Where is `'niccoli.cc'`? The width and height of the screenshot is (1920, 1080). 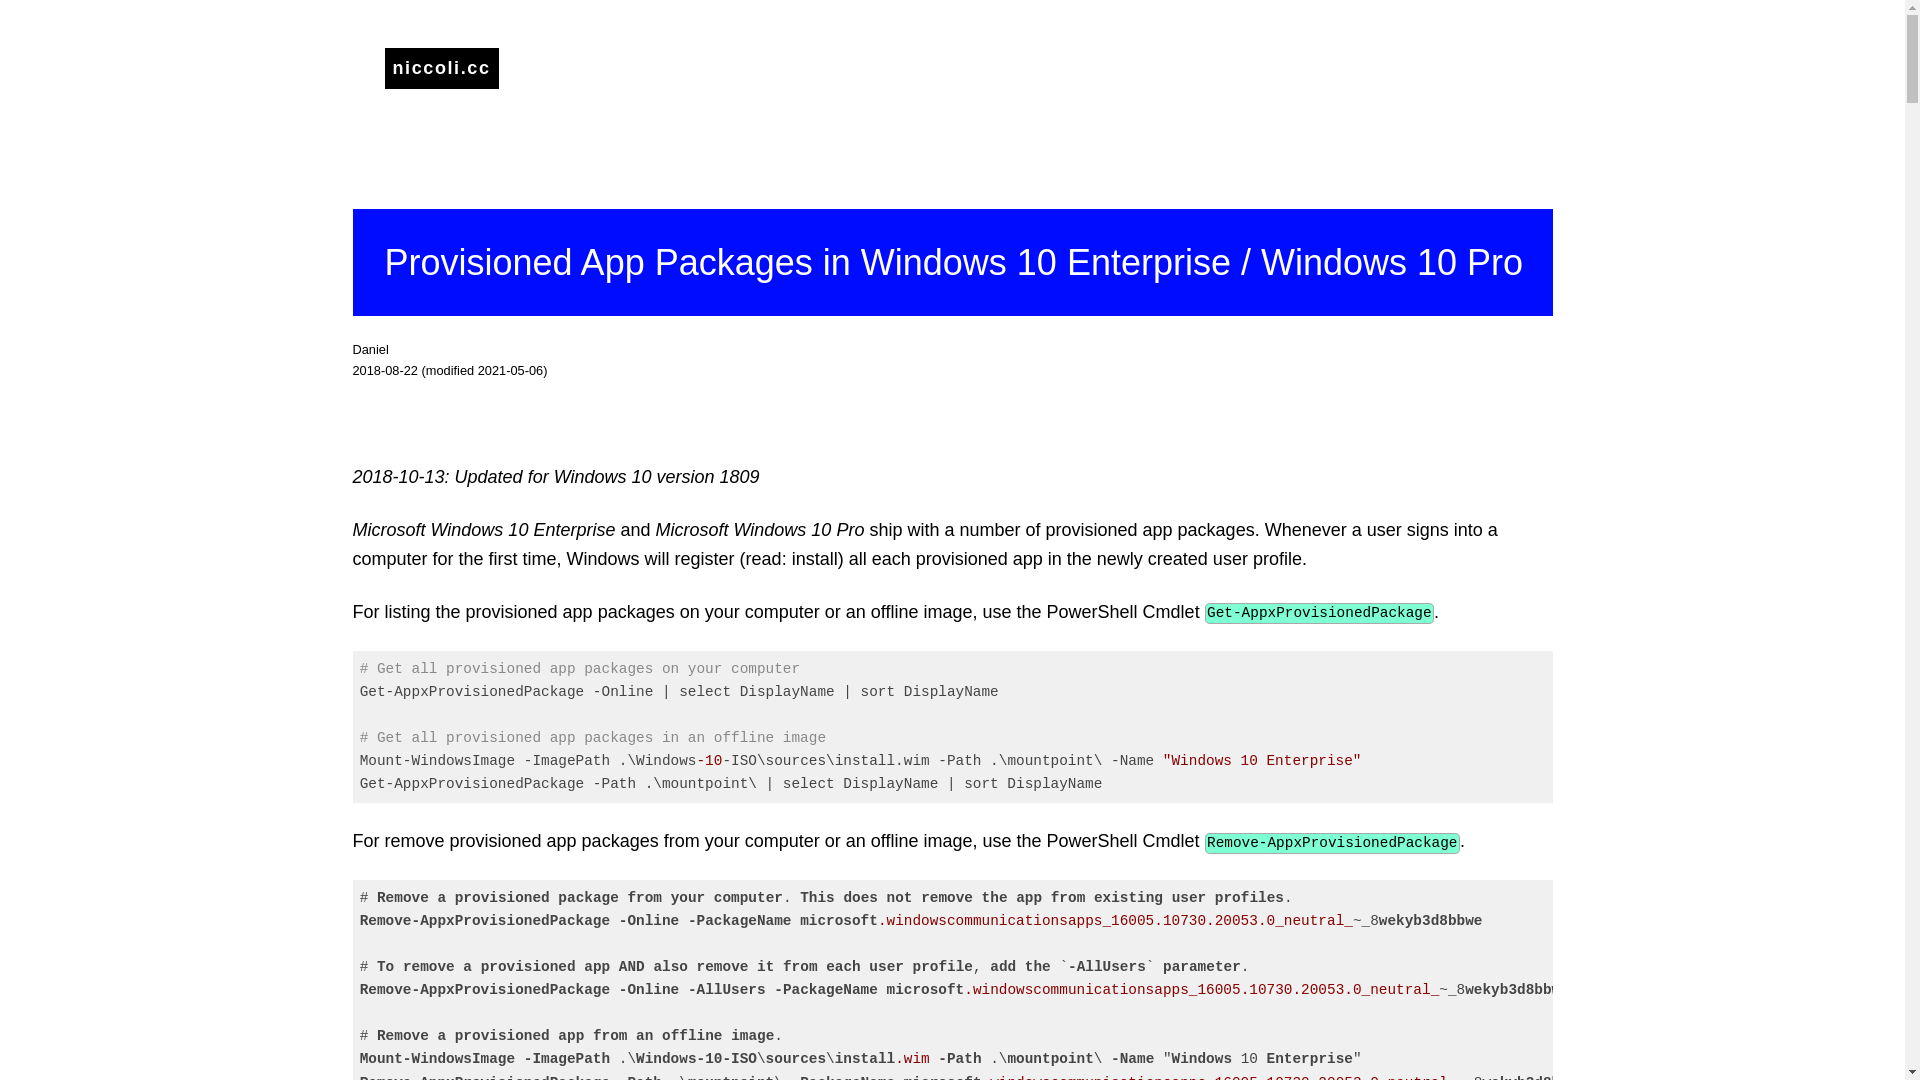
'niccoli.cc' is located at coordinates (440, 67).